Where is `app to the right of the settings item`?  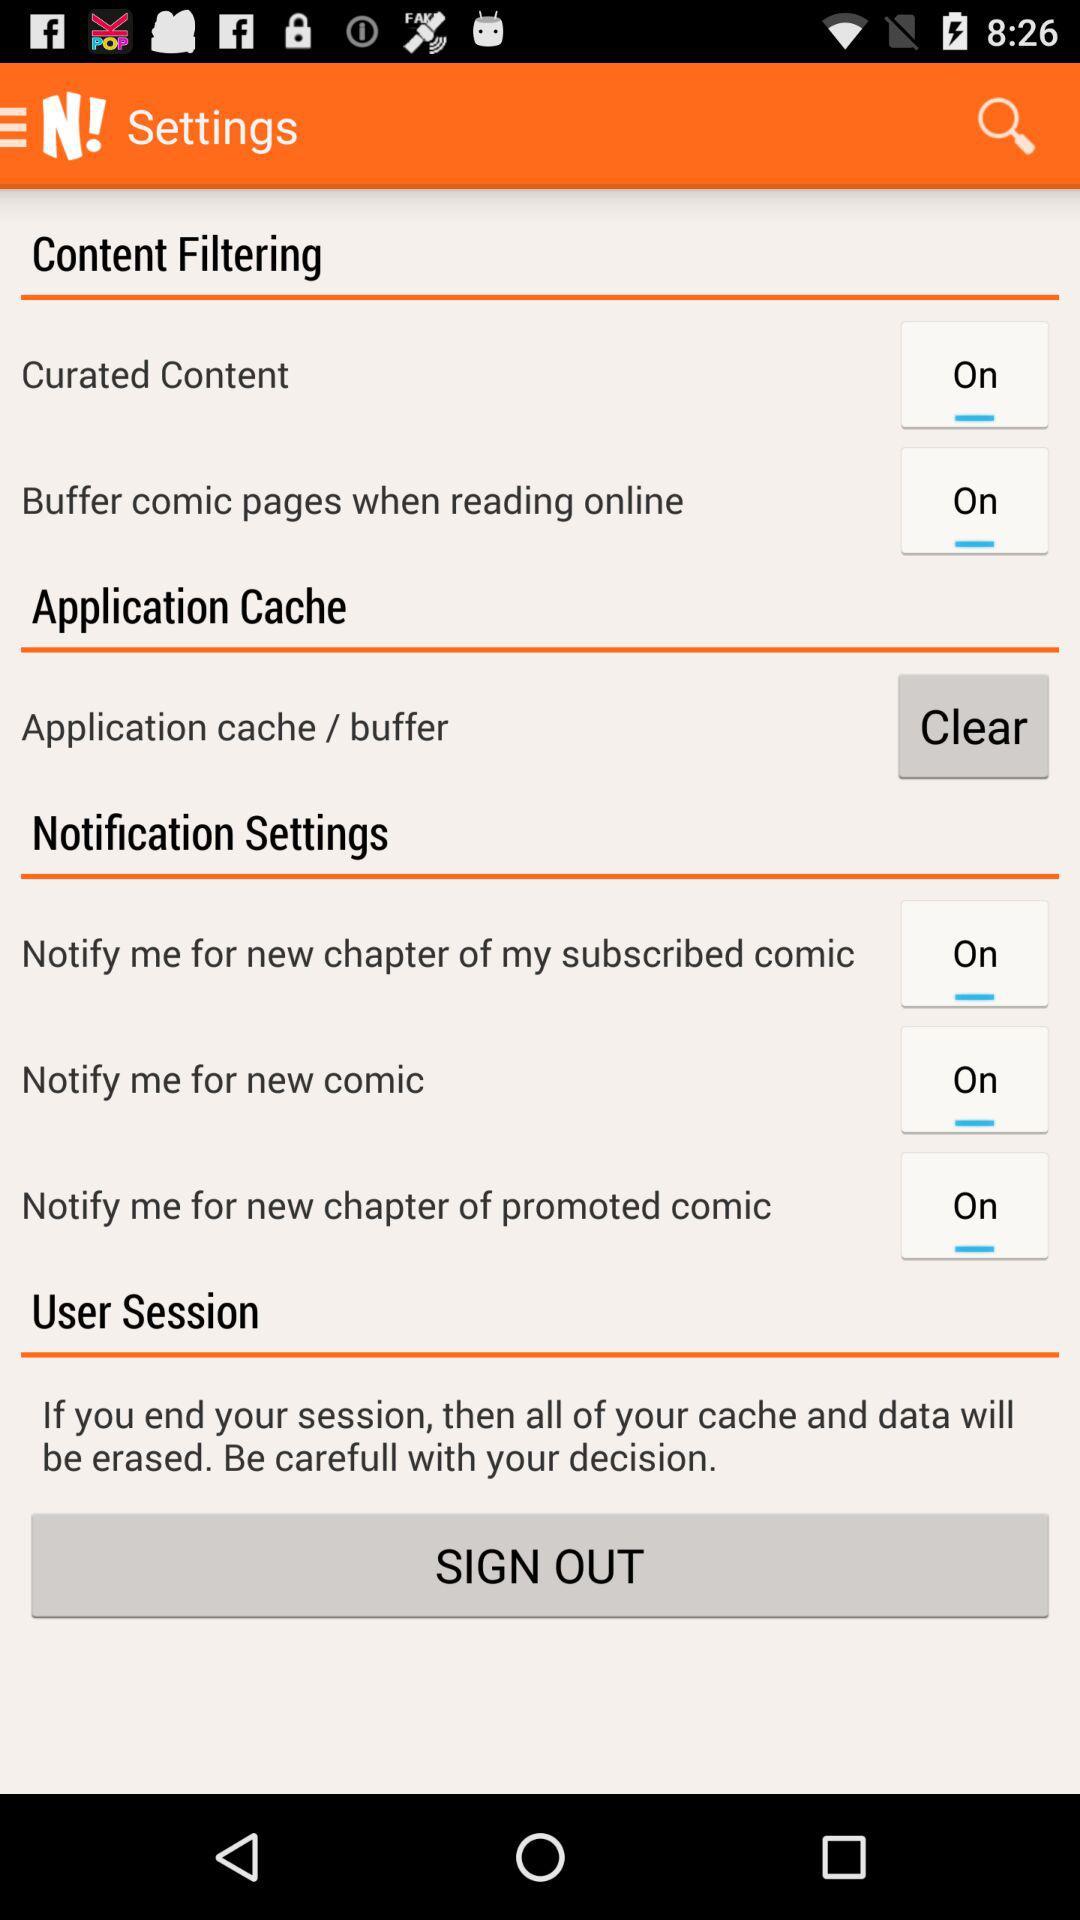
app to the right of the settings item is located at coordinates (1006, 124).